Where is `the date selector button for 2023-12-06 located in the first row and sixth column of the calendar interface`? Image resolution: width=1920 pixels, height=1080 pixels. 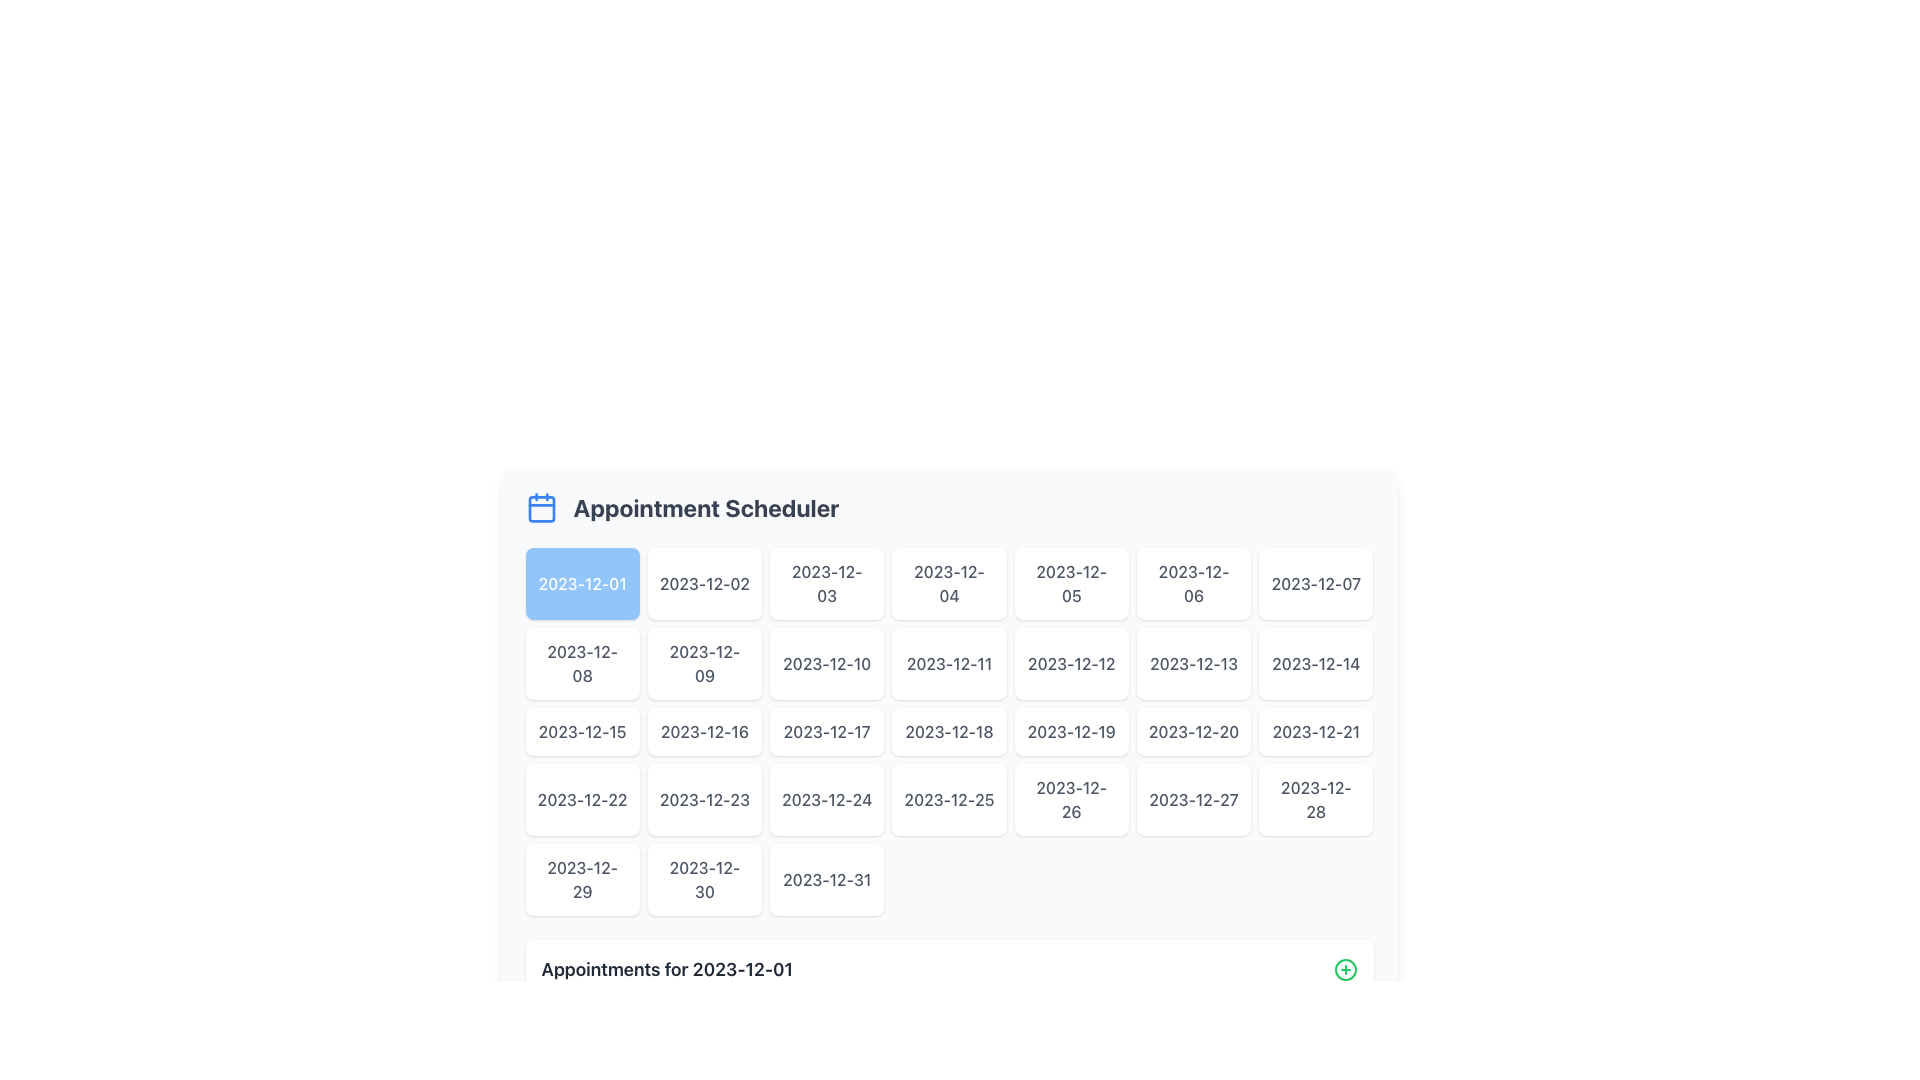
the date selector button for 2023-12-06 located in the first row and sixth column of the calendar interface is located at coordinates (1194, 583).